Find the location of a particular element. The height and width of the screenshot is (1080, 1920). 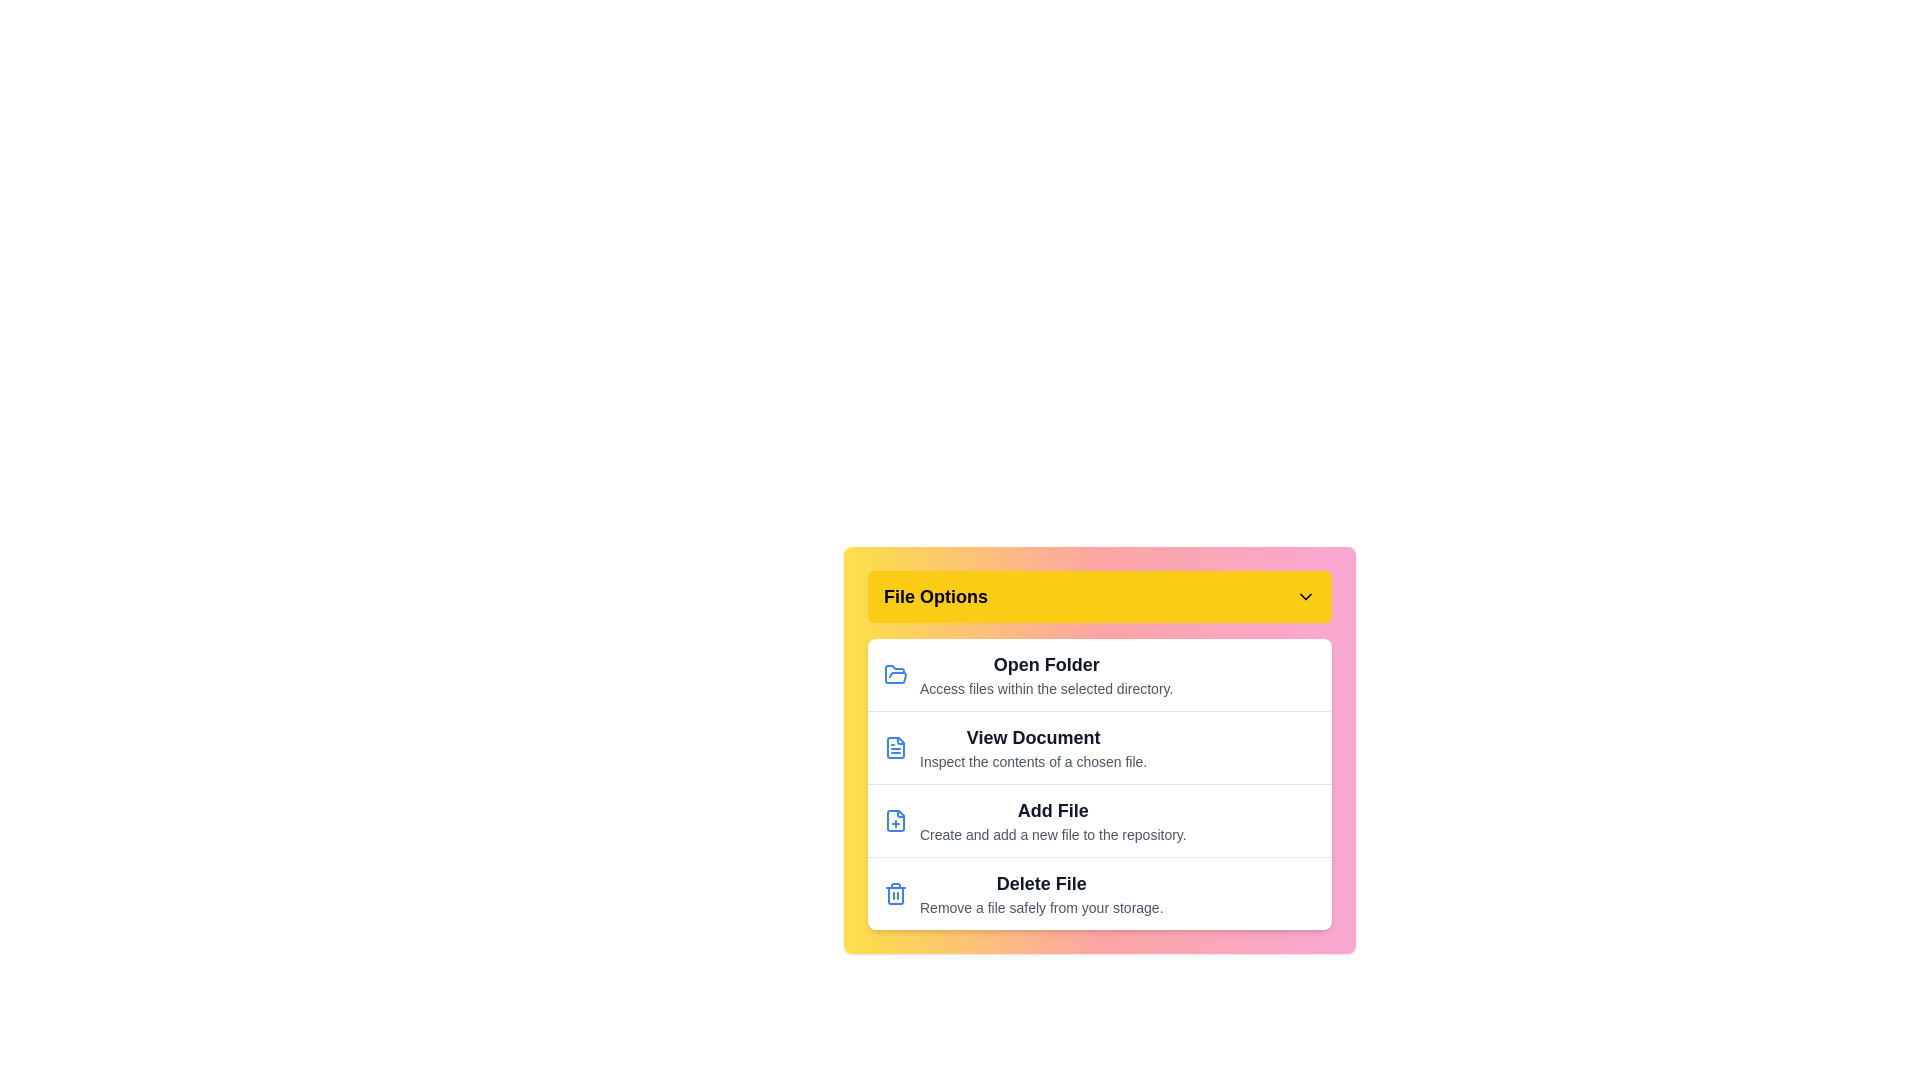

the small downward-pointing chevron icon with a thin black outline located in the top-right corner of the yellow 'File Options' header bar is located at coordinates (1305, 596).